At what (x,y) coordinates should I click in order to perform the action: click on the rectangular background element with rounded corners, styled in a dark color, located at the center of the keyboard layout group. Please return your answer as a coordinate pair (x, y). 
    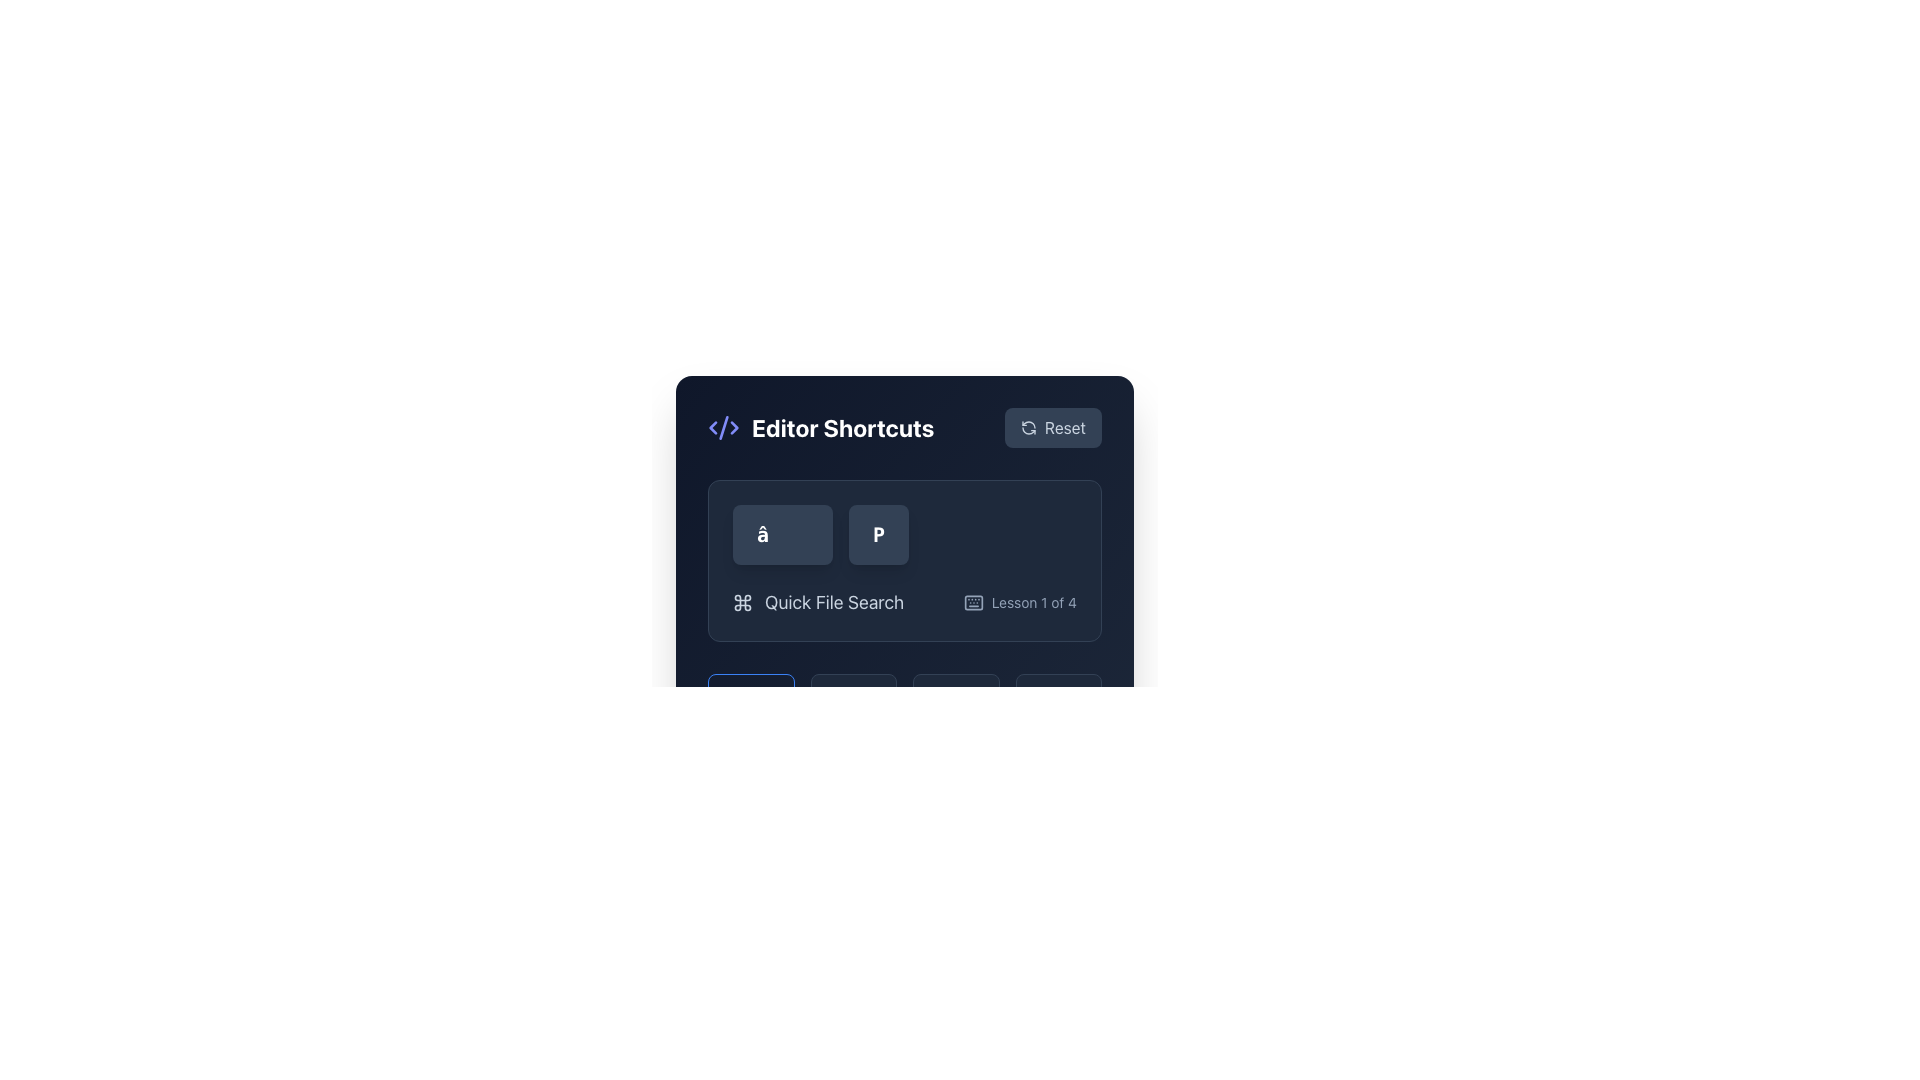
    Looking at the image, I should click on (973, 601).